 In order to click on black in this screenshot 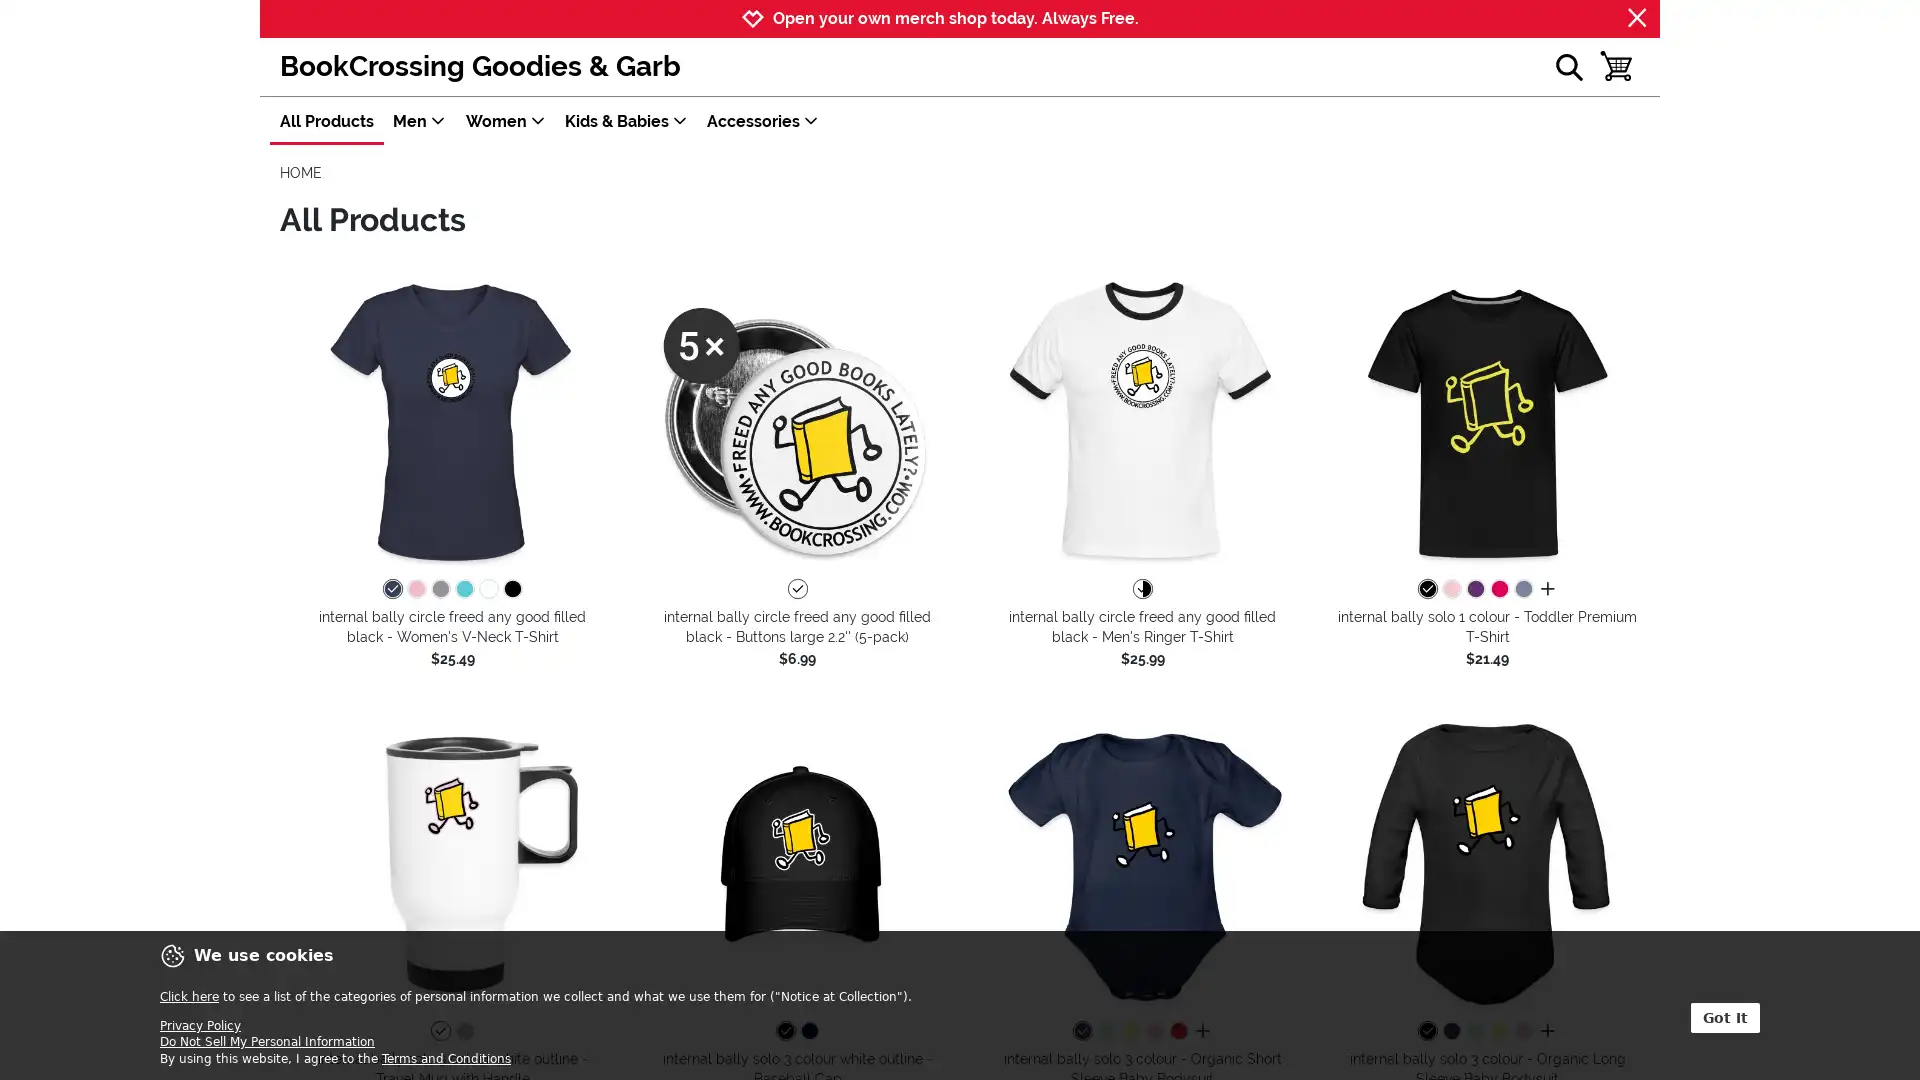, I will do `click(512, 589)`.